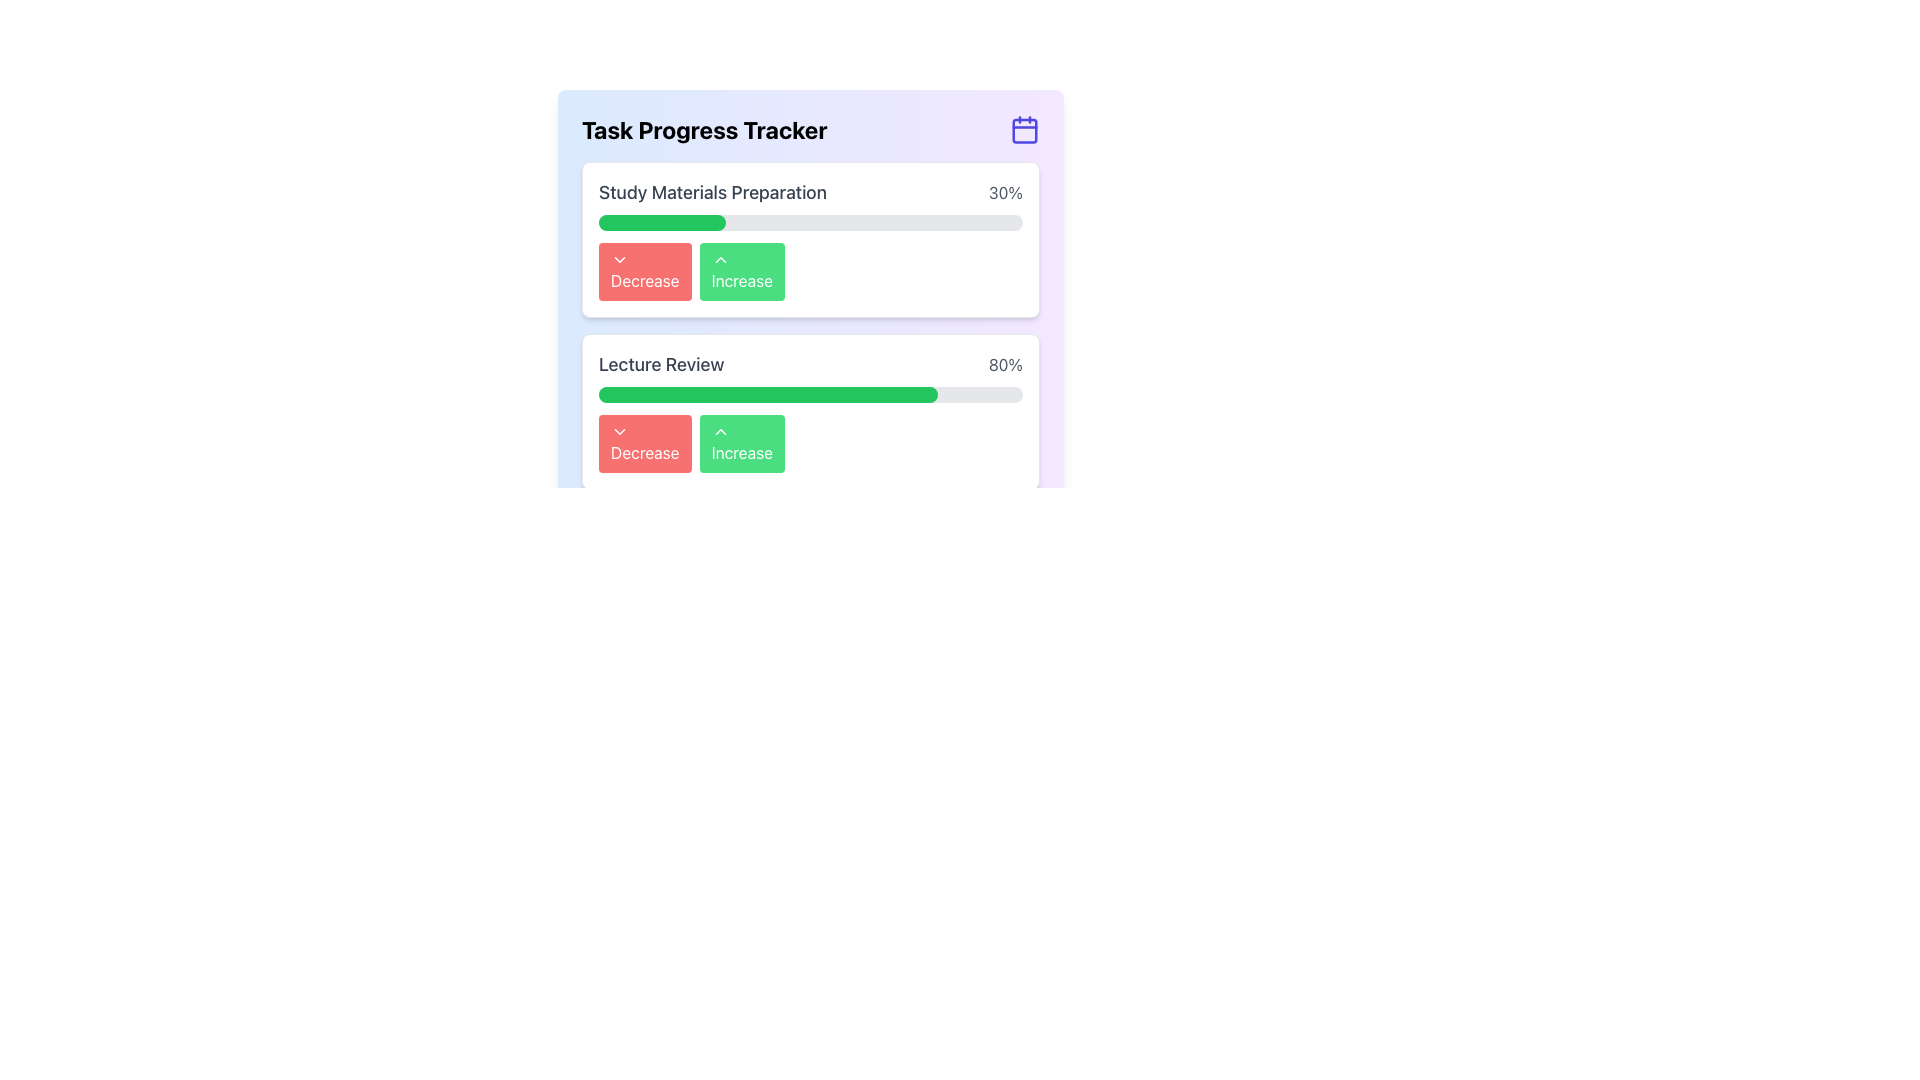 The height and width of the screenshot is (1080, 1920). What do you see at coordinates (811, 192) in the screenshot?
I see `the Text Label indicating progress for 'Study Materials Preparation', which is located in the upper section of the task tracking card` at bounding box center [811, 192].